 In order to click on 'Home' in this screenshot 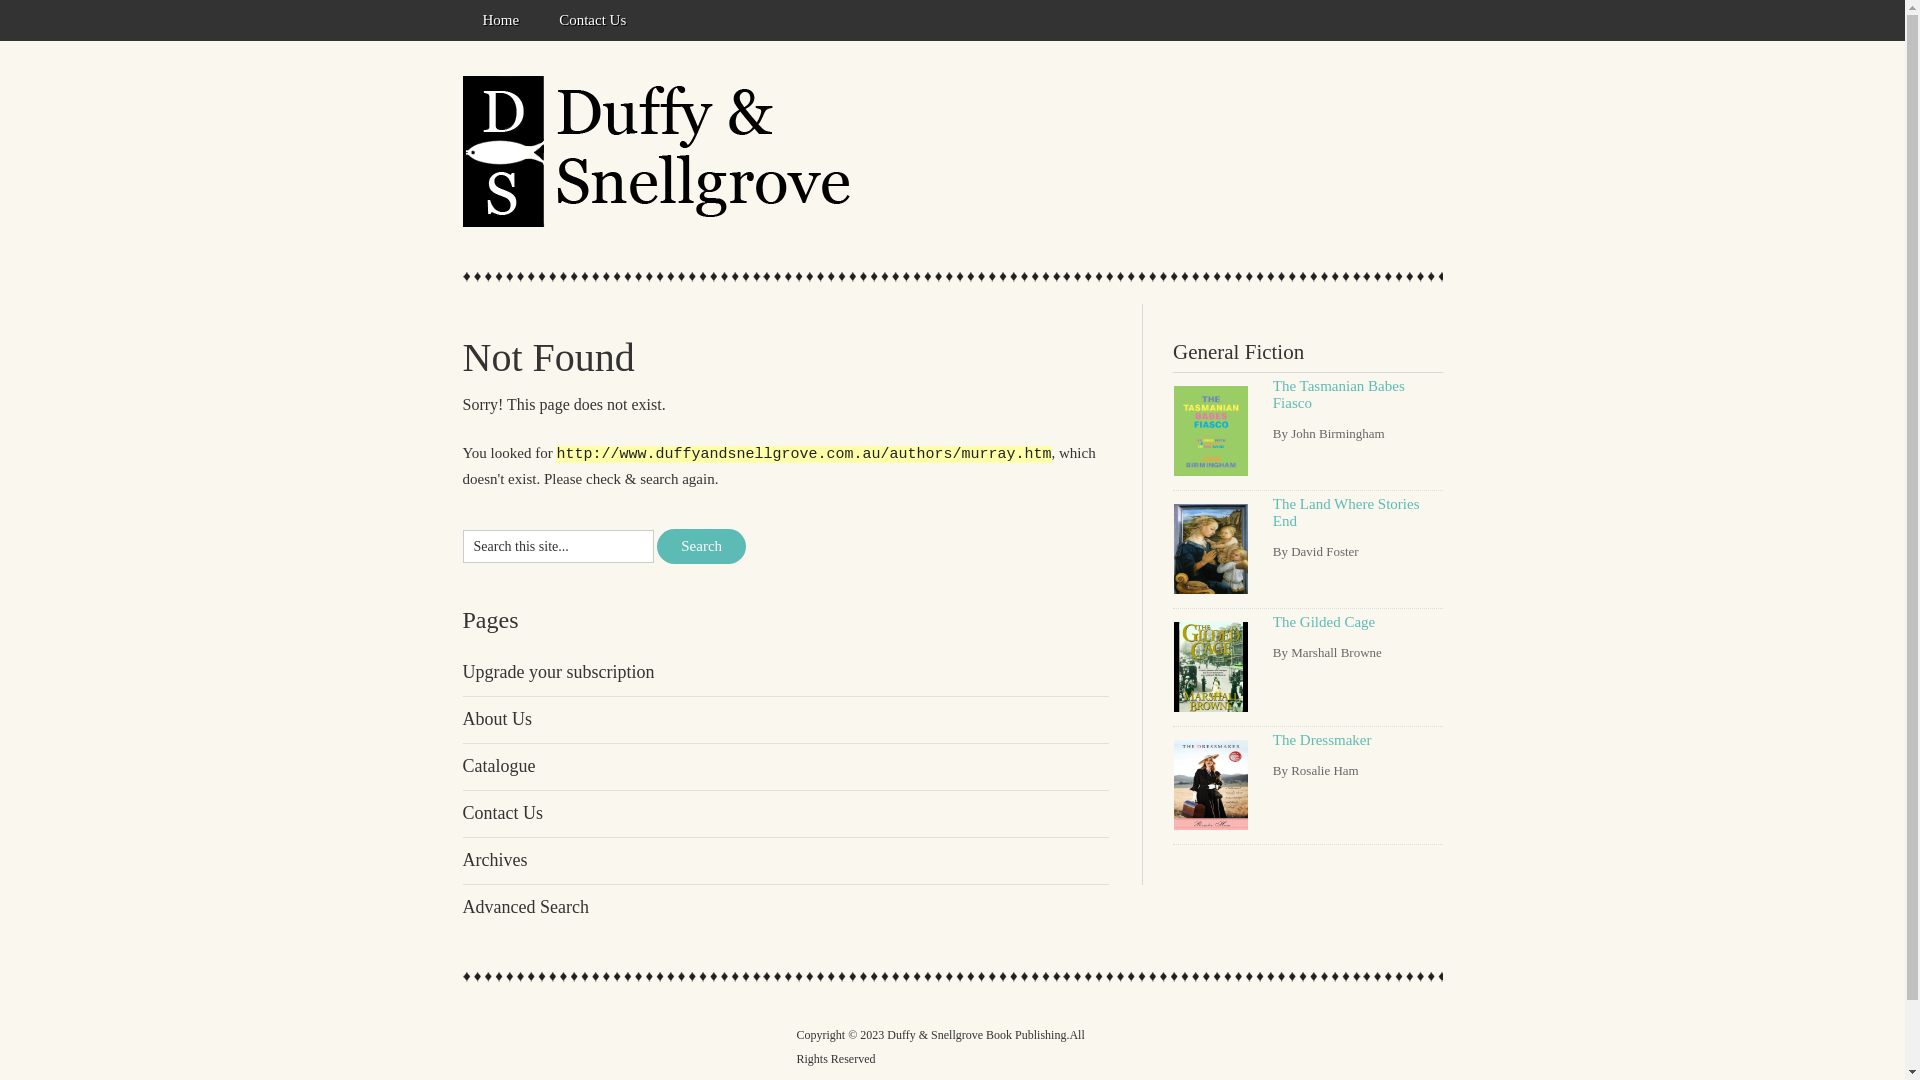, I will do `click(460, 20)`.